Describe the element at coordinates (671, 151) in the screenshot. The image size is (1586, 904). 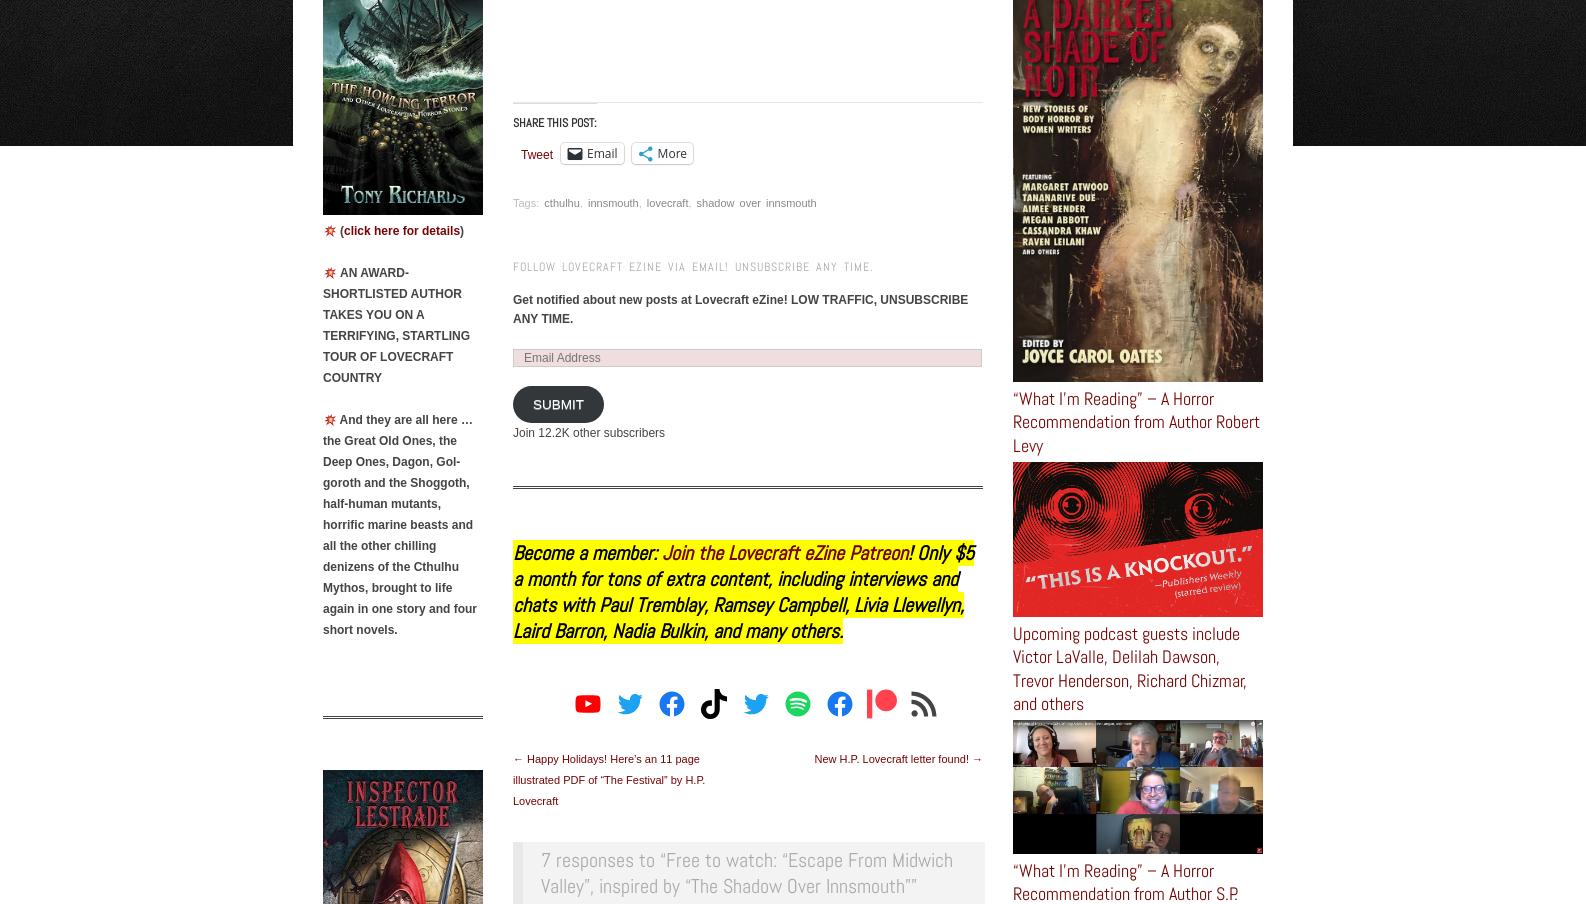
I see `'More'` at that location.